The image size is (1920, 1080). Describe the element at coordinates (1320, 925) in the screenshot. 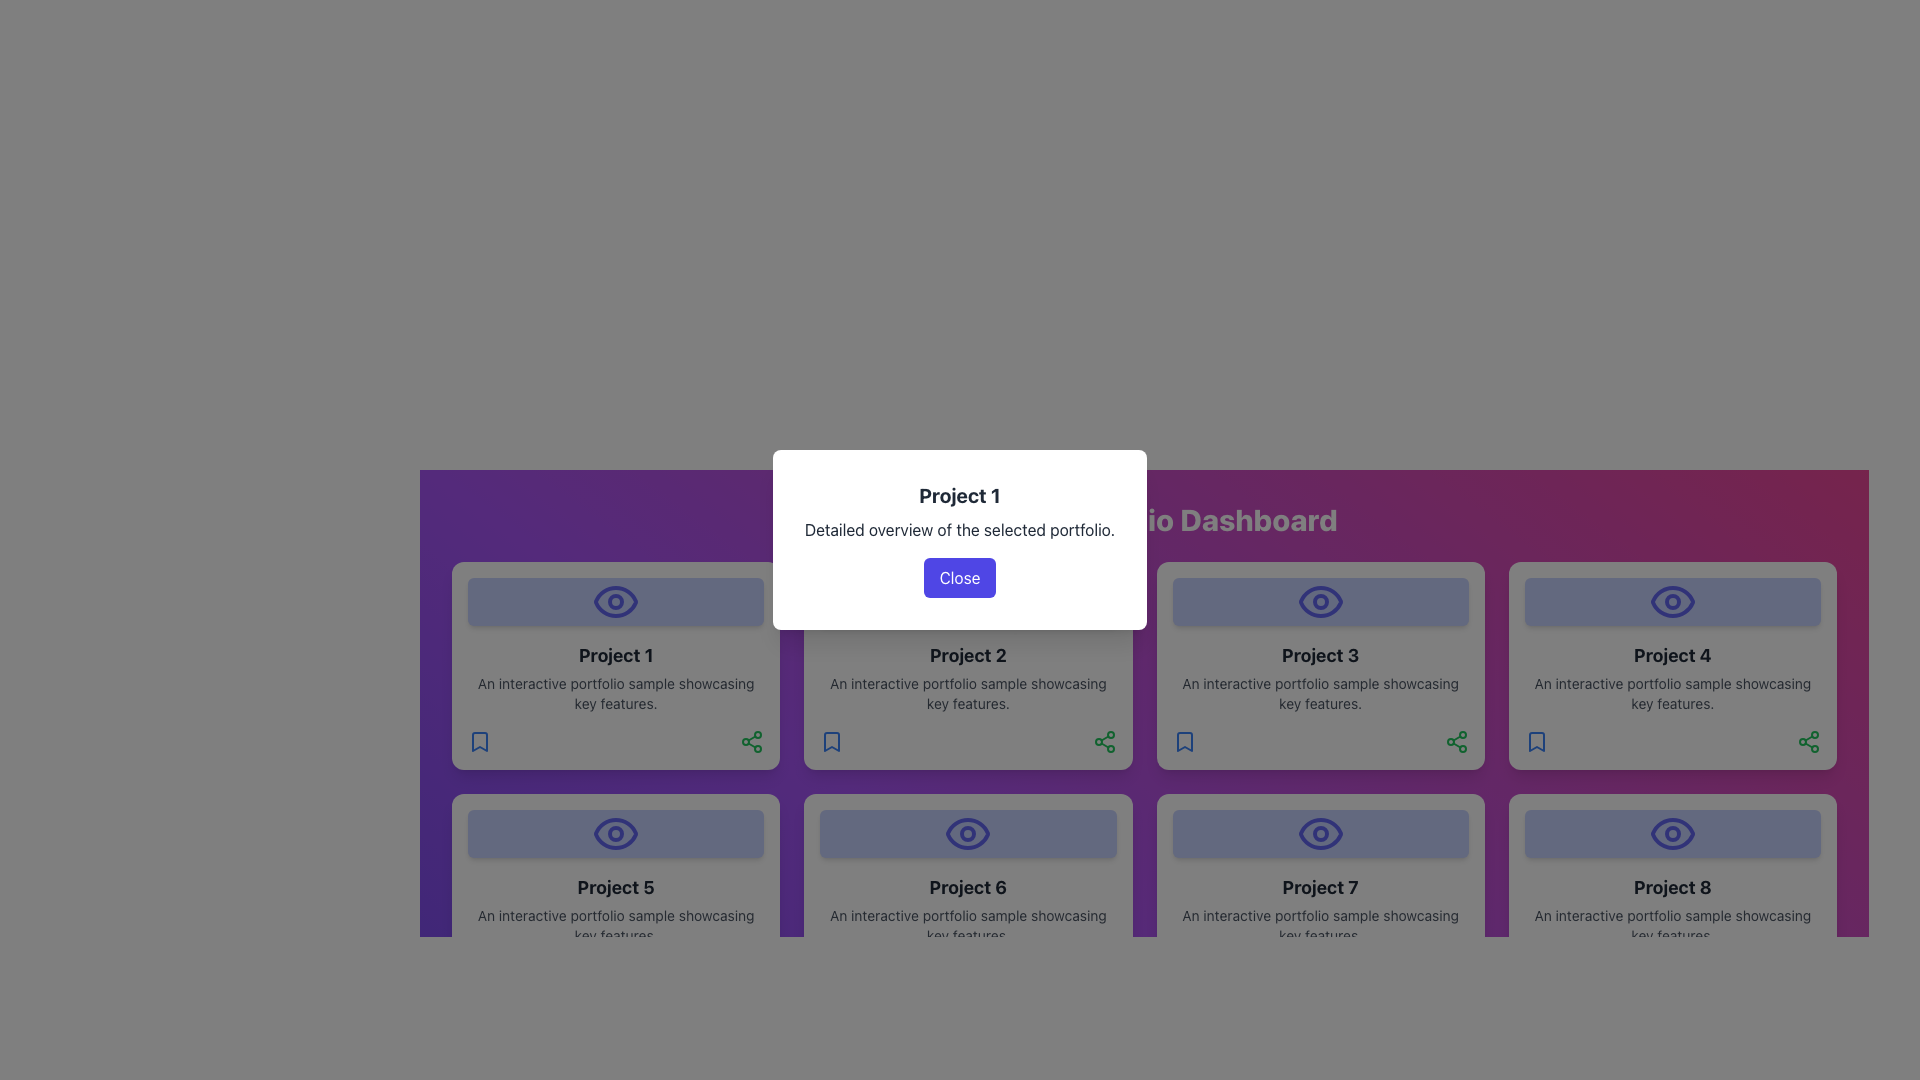

I see `the text element that reads 'An interactive portfolio sample showcasing key features.' which is styled in a small gray font and located directly below the title text 'Project 7'` at that location.